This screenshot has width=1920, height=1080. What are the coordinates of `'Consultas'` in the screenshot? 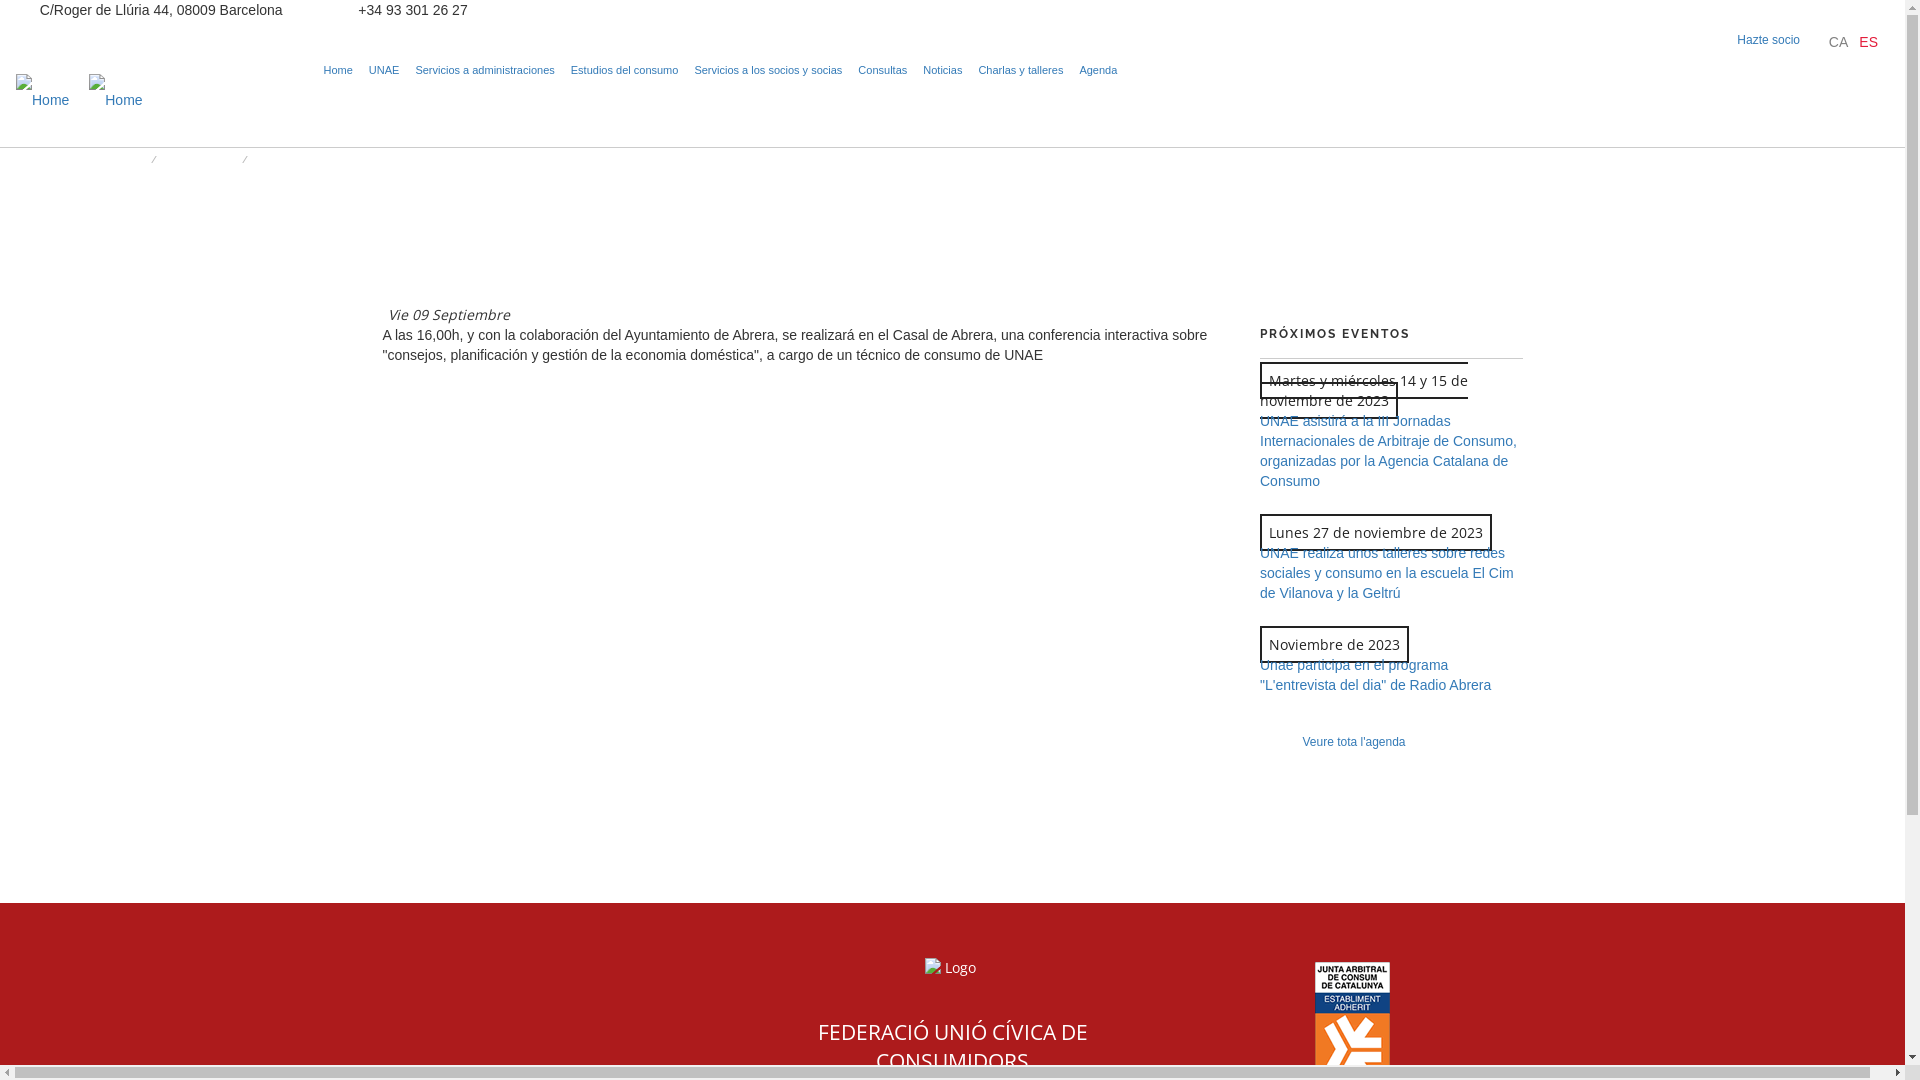 It's located at (881, 68).